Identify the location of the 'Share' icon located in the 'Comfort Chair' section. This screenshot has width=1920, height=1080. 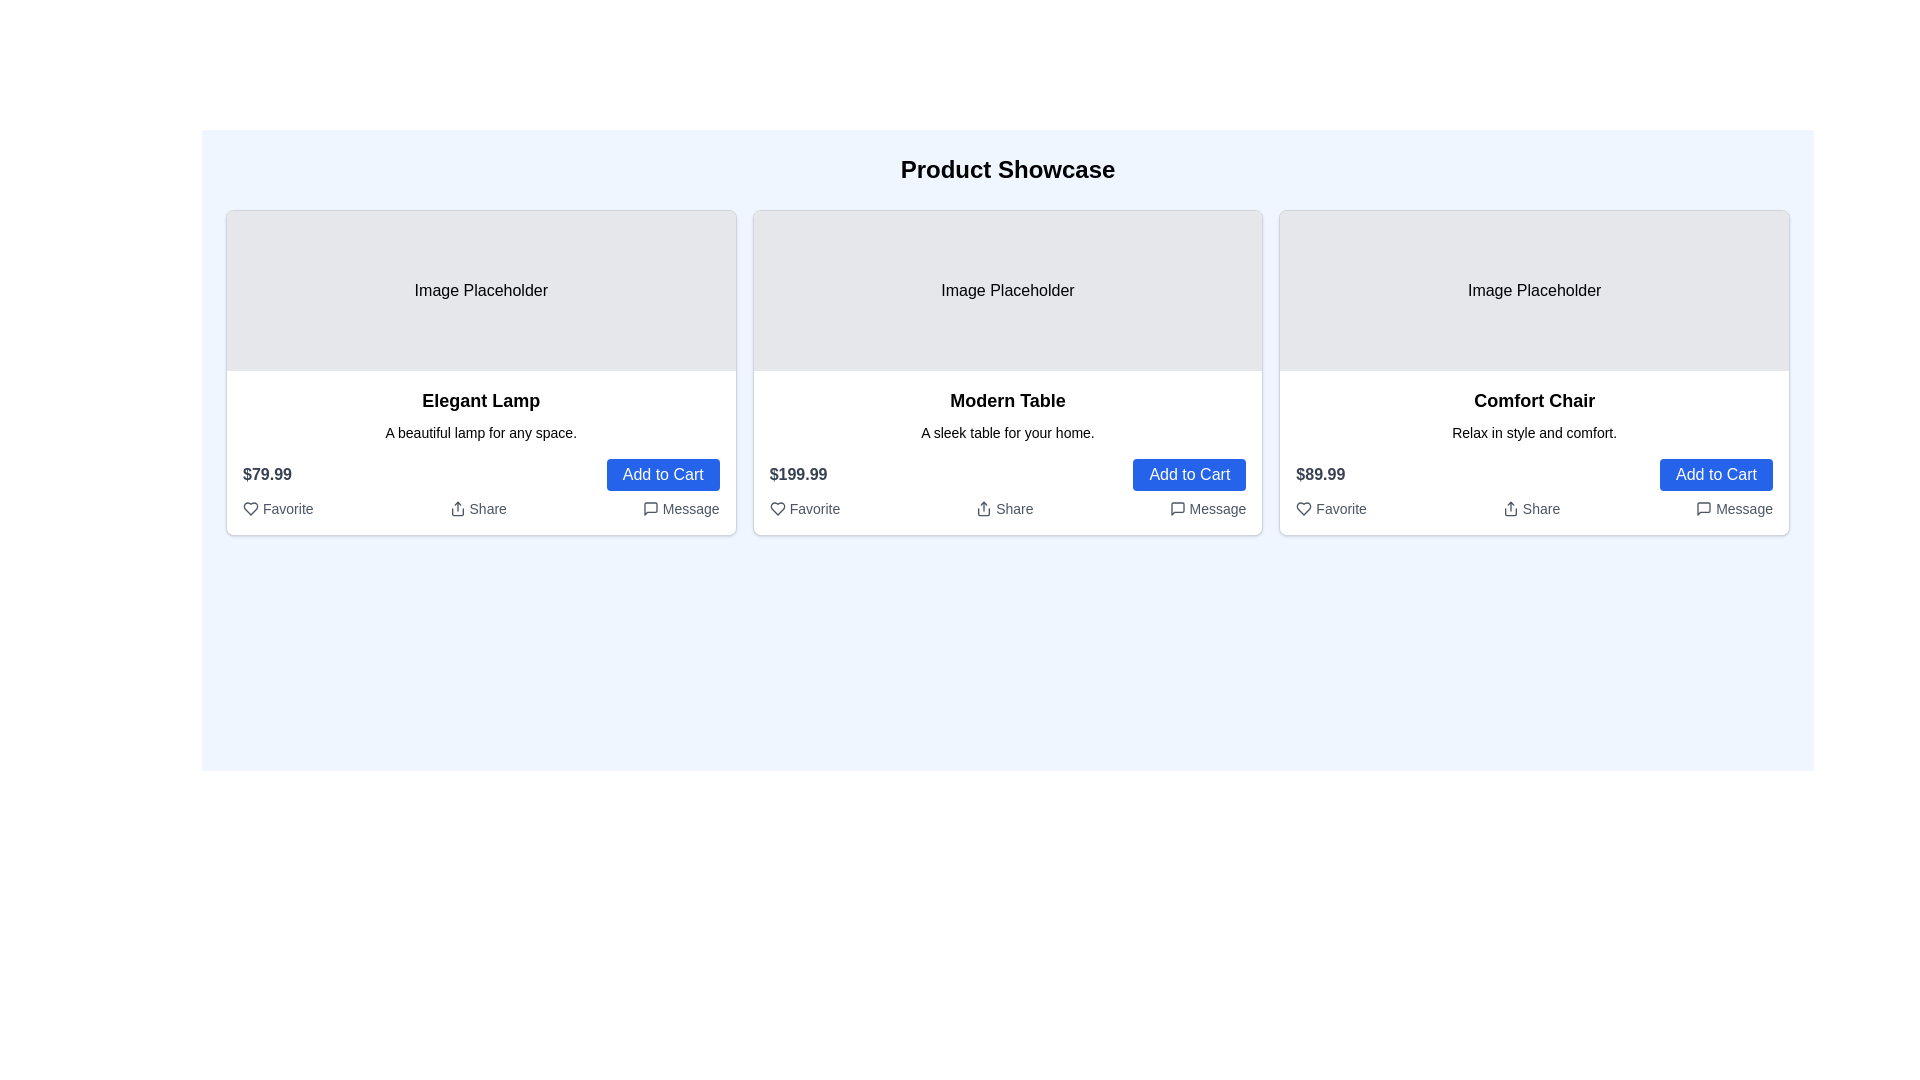
(1533, 508).